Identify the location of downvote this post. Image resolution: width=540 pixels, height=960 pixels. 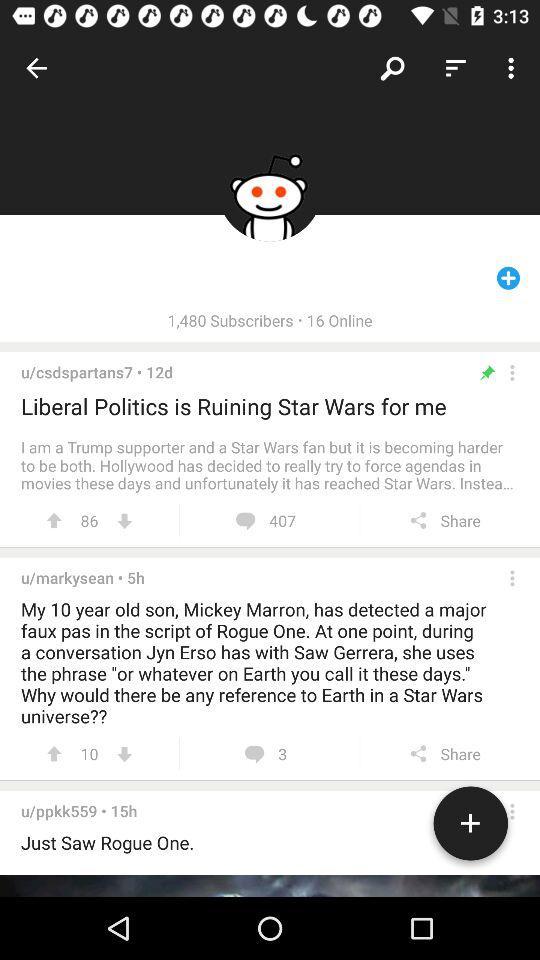
(124, 519).